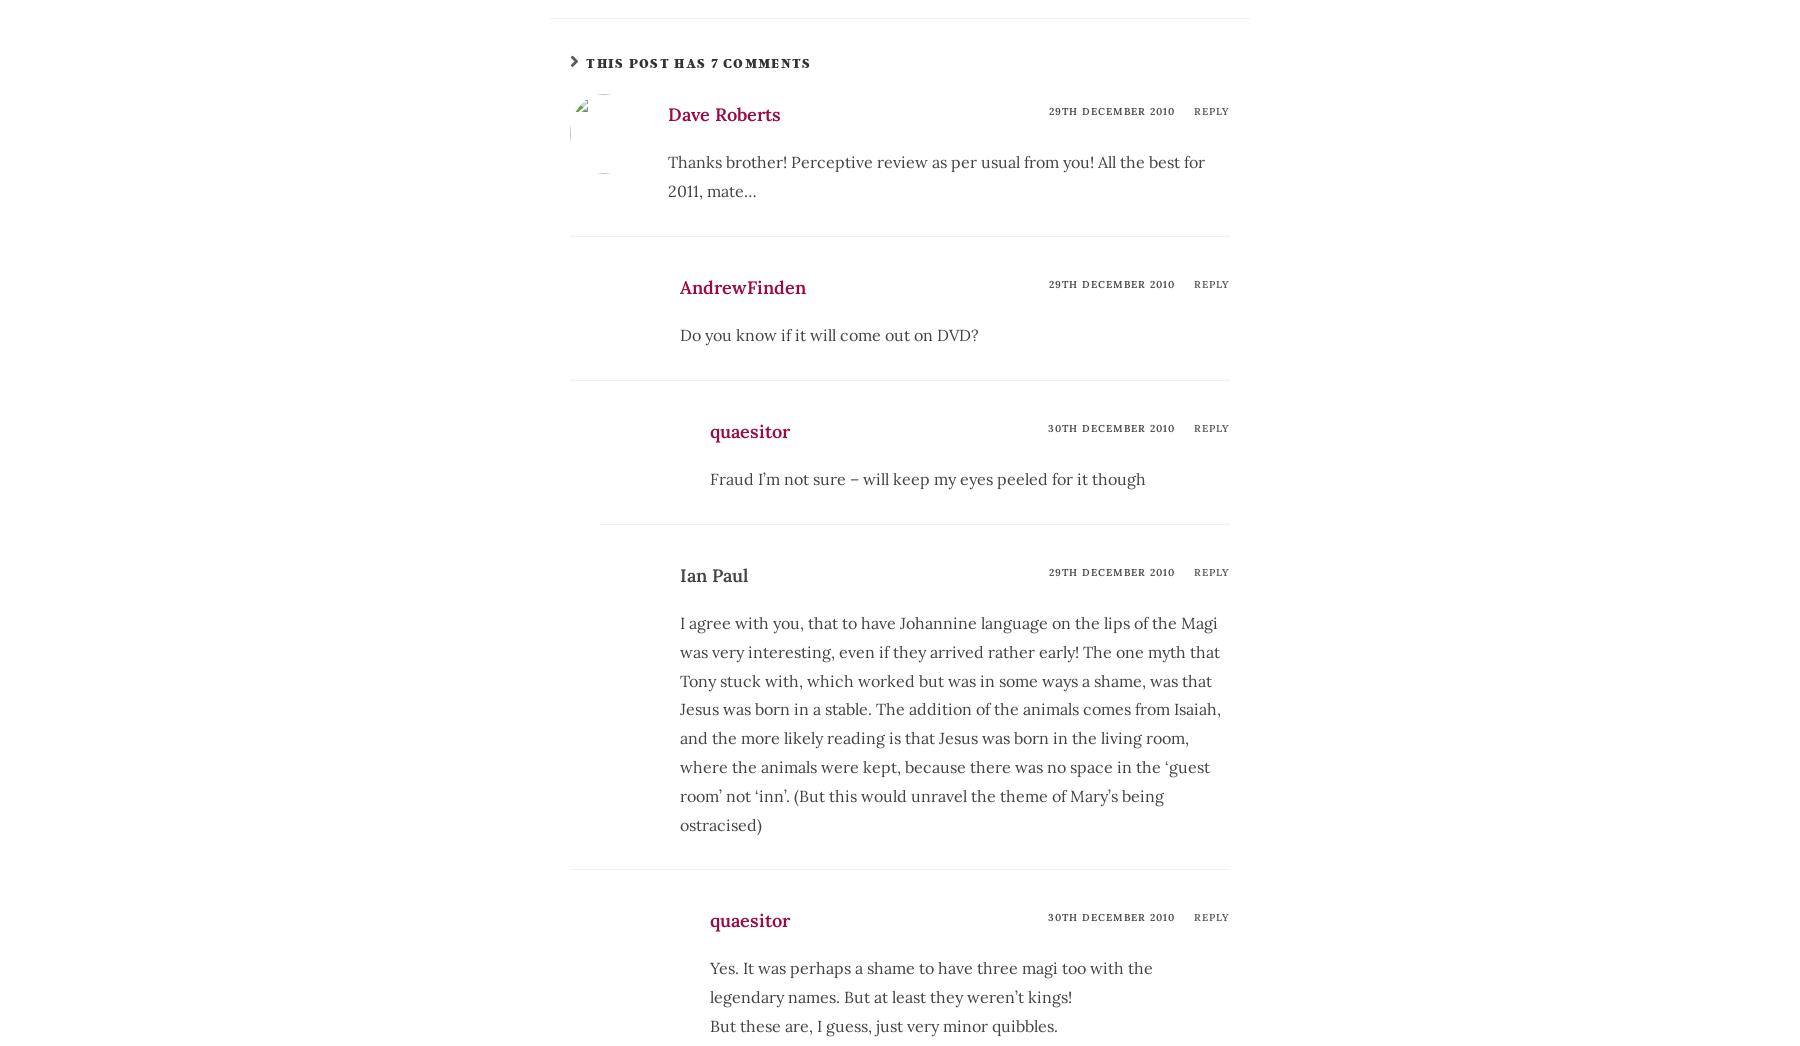 This screenshot has height=1046, width=1800. Describe the element at coordinates (883, 1026) in the screenshot. I see `'But these are, I guess, just very minor quibbles.'` at that location.